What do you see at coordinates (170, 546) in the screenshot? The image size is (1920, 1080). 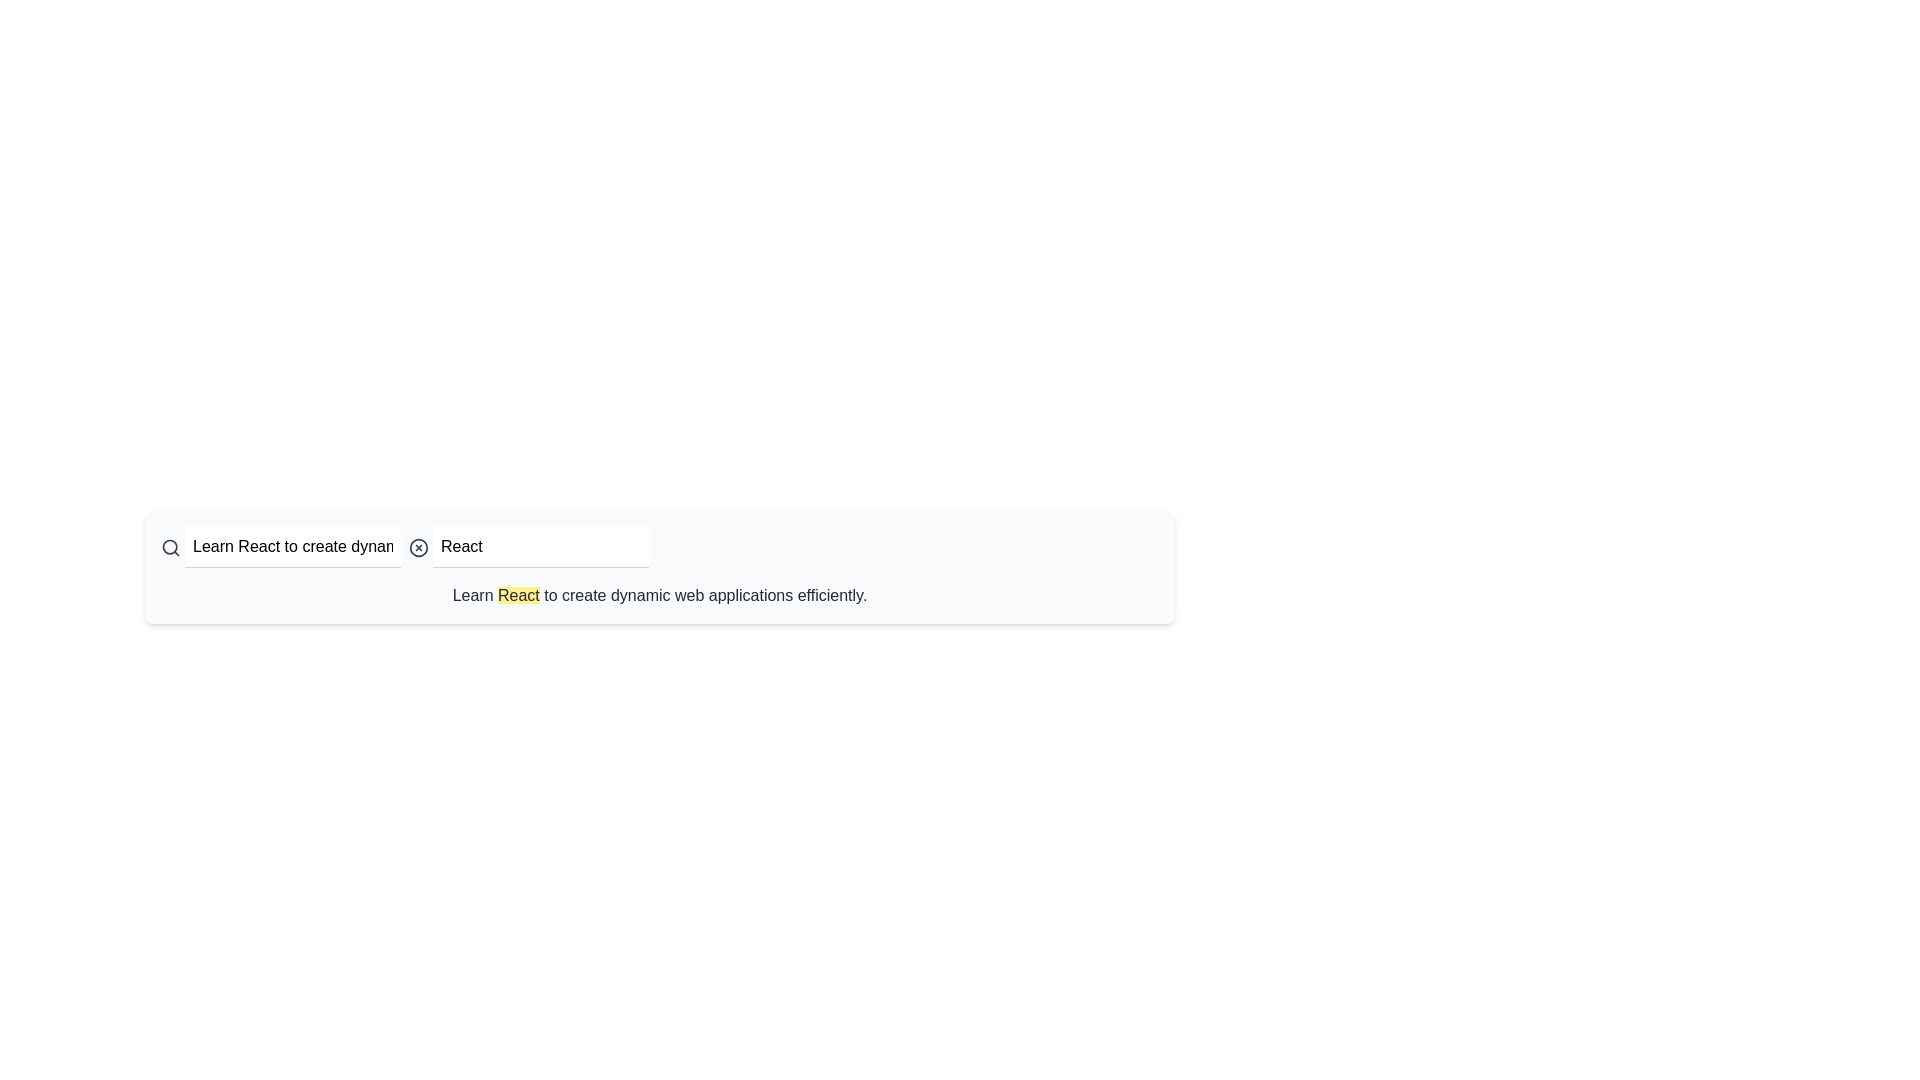 I see `the circular SVG element that is part of a search icon located at the top-left of the search bar` at bounding box center [170, 546].